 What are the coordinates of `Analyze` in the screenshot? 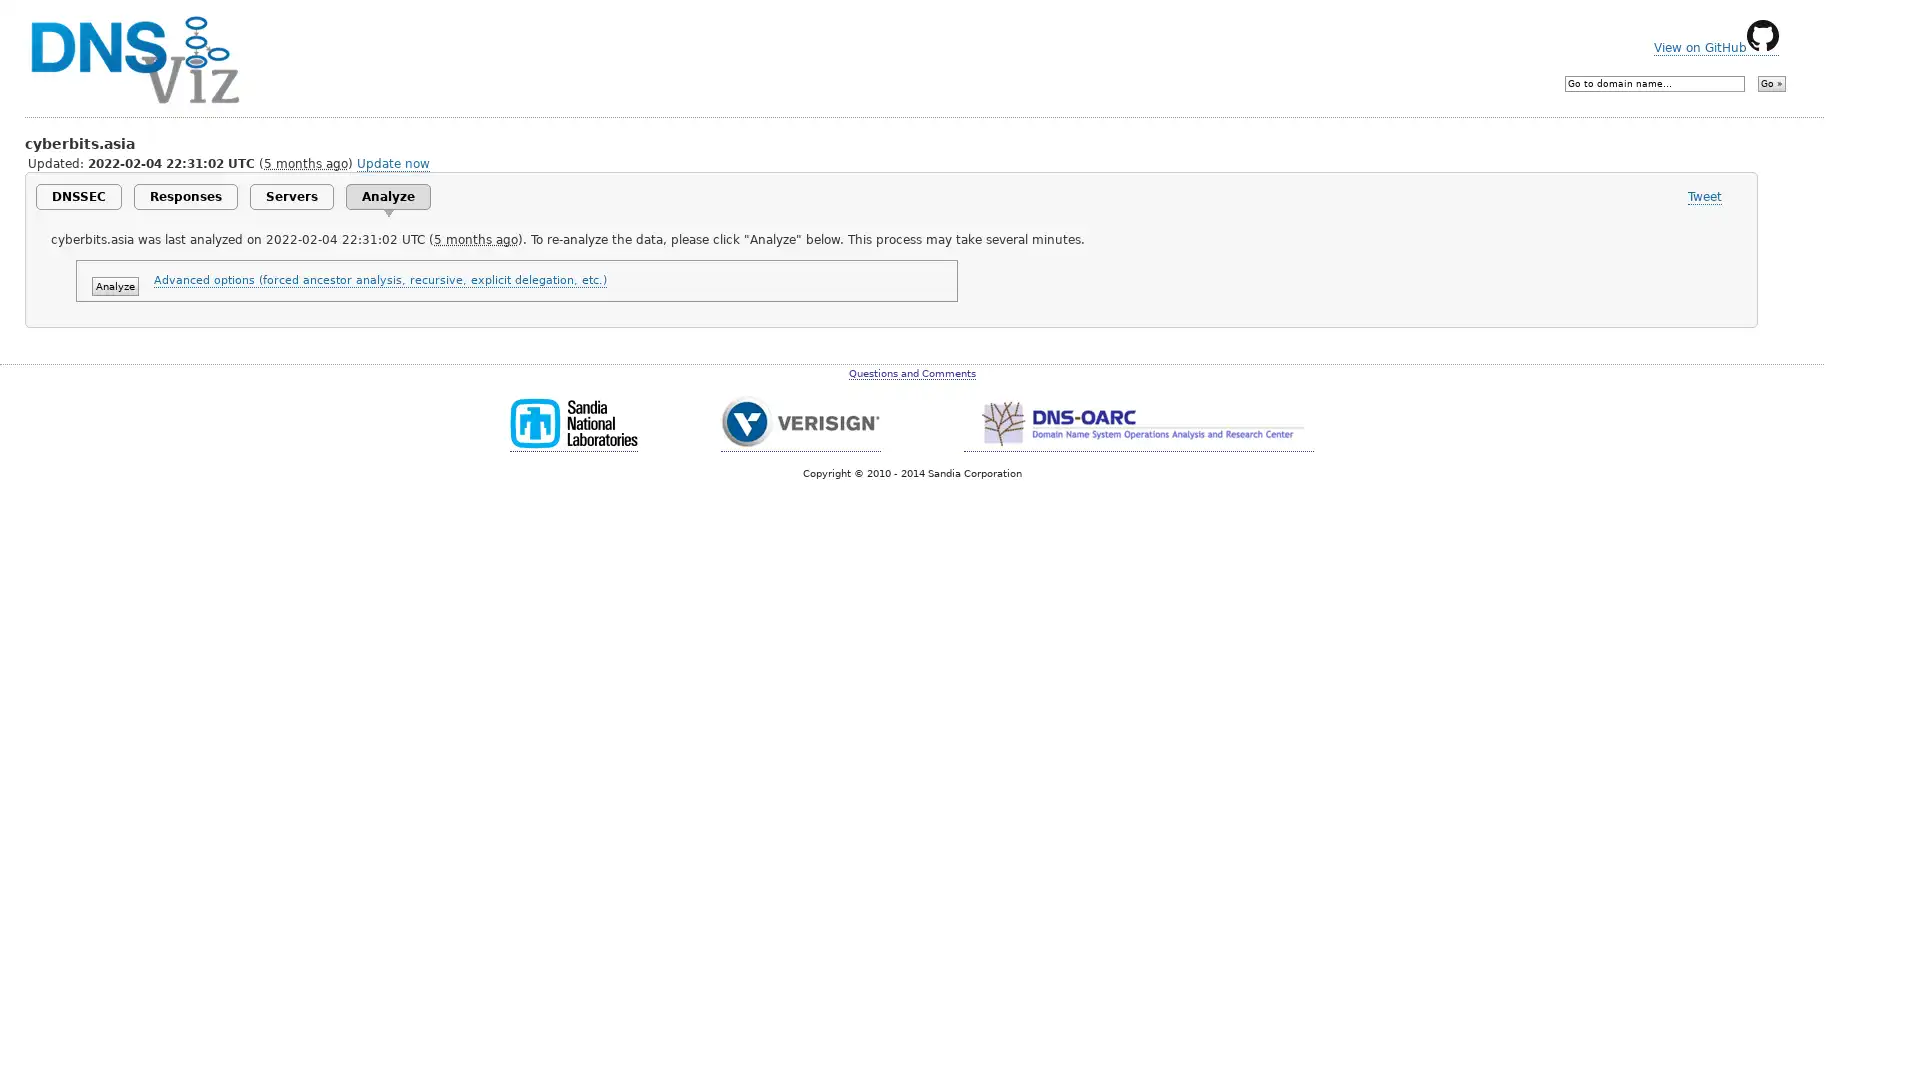 It's located at (114, 286).